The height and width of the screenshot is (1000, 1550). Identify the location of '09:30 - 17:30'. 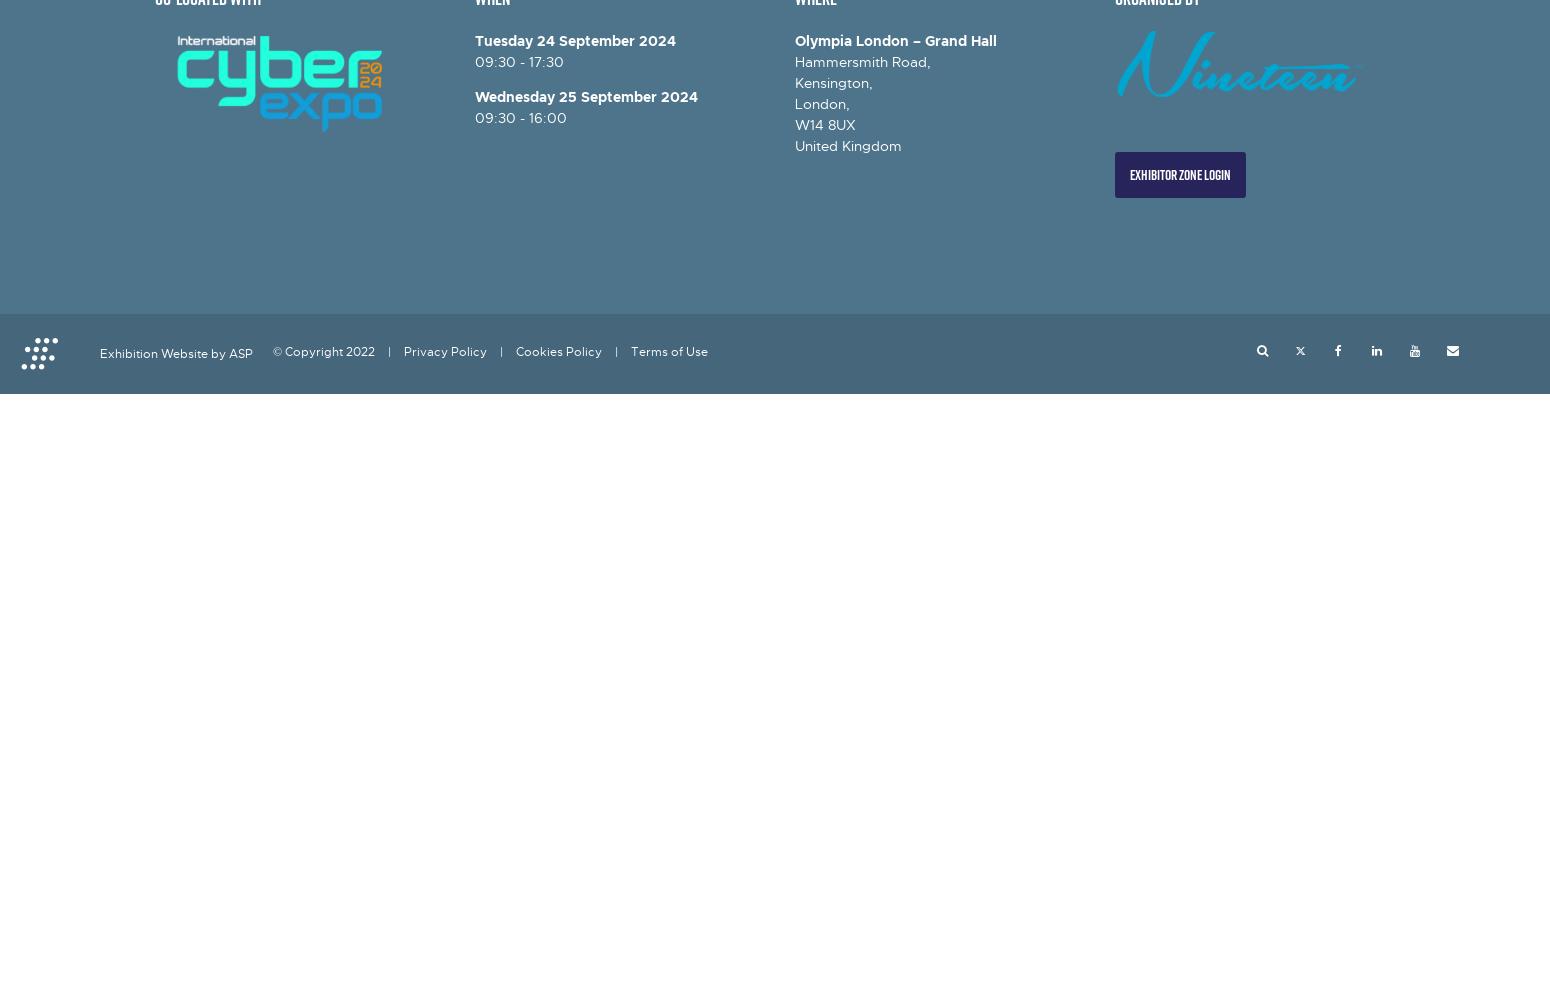
(518, 62).